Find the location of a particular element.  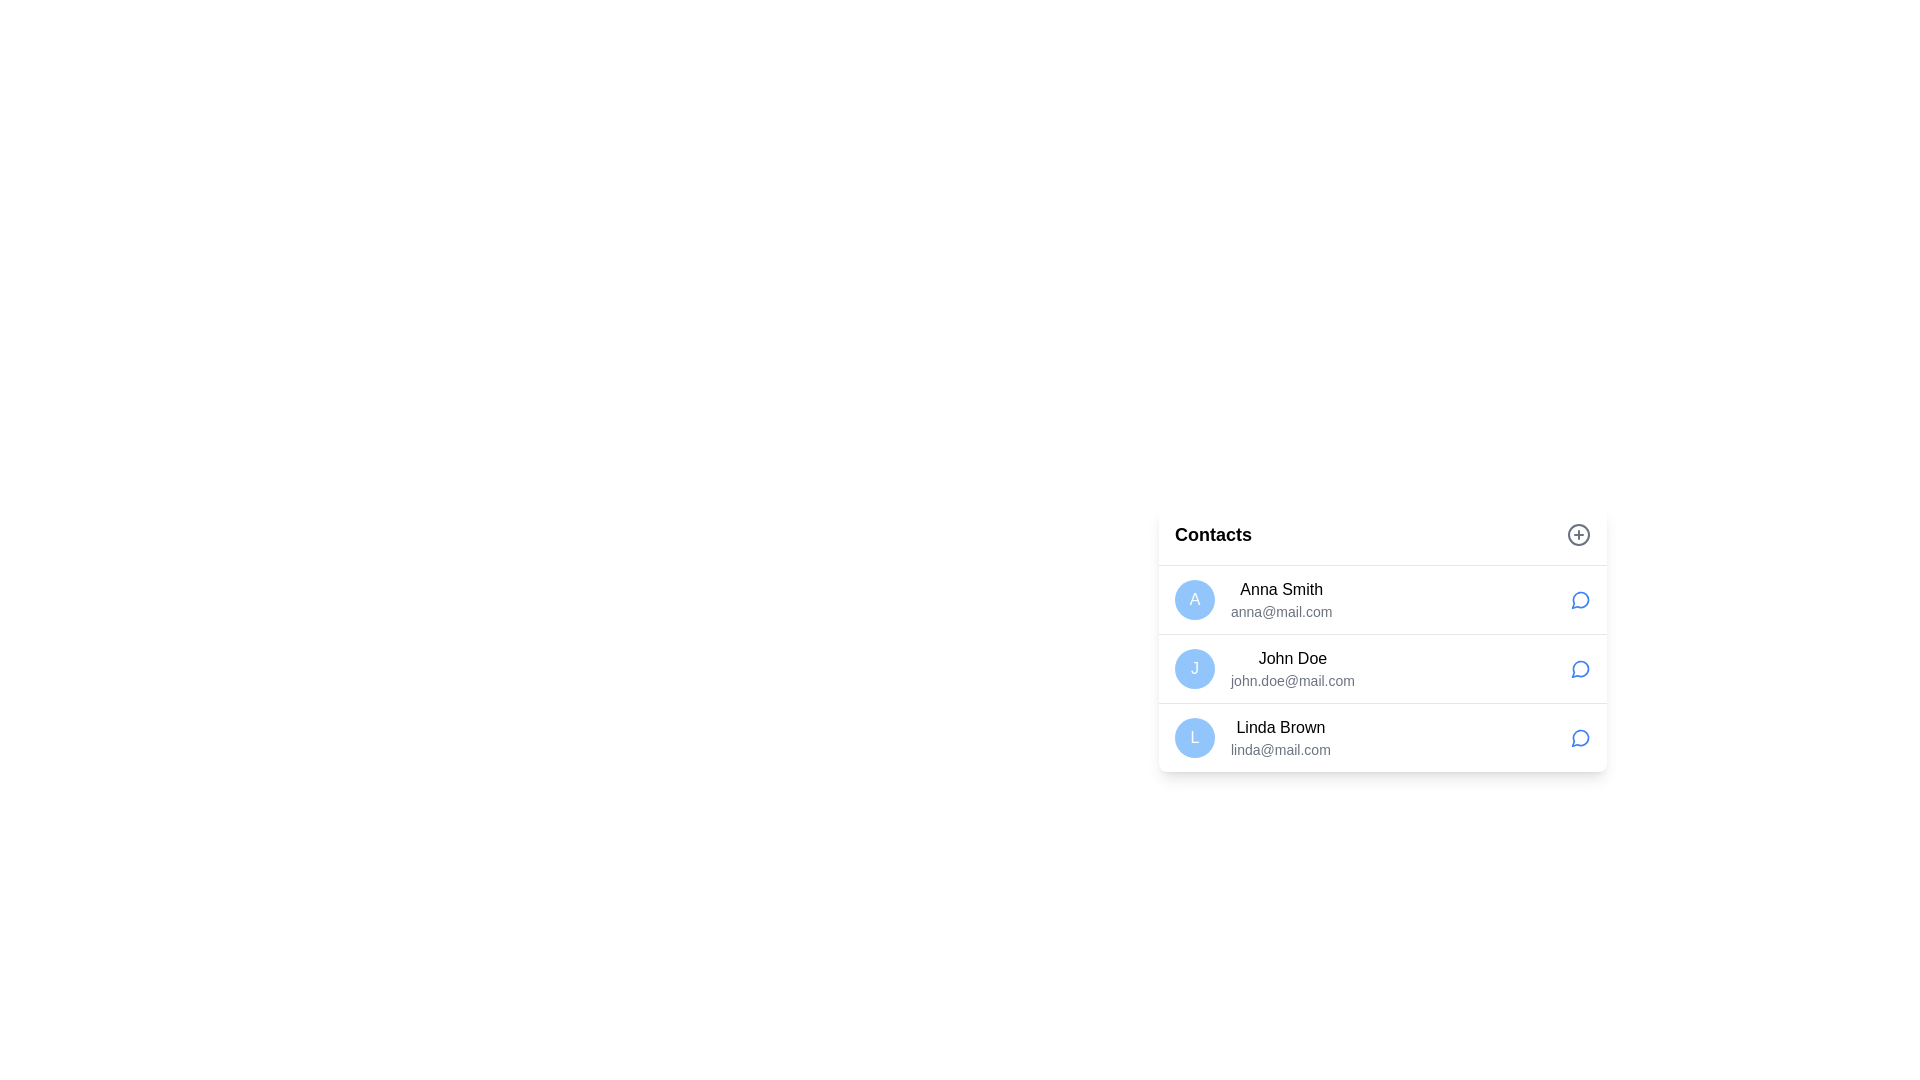

the contact item for 'John Doe' which is the second item in the contacts list, featuring a circular avatar with a blue background and the letter 'J', along with the name 'John Doe' and email 'john.doe@mail.com' is located at coordinates (1381, 667).